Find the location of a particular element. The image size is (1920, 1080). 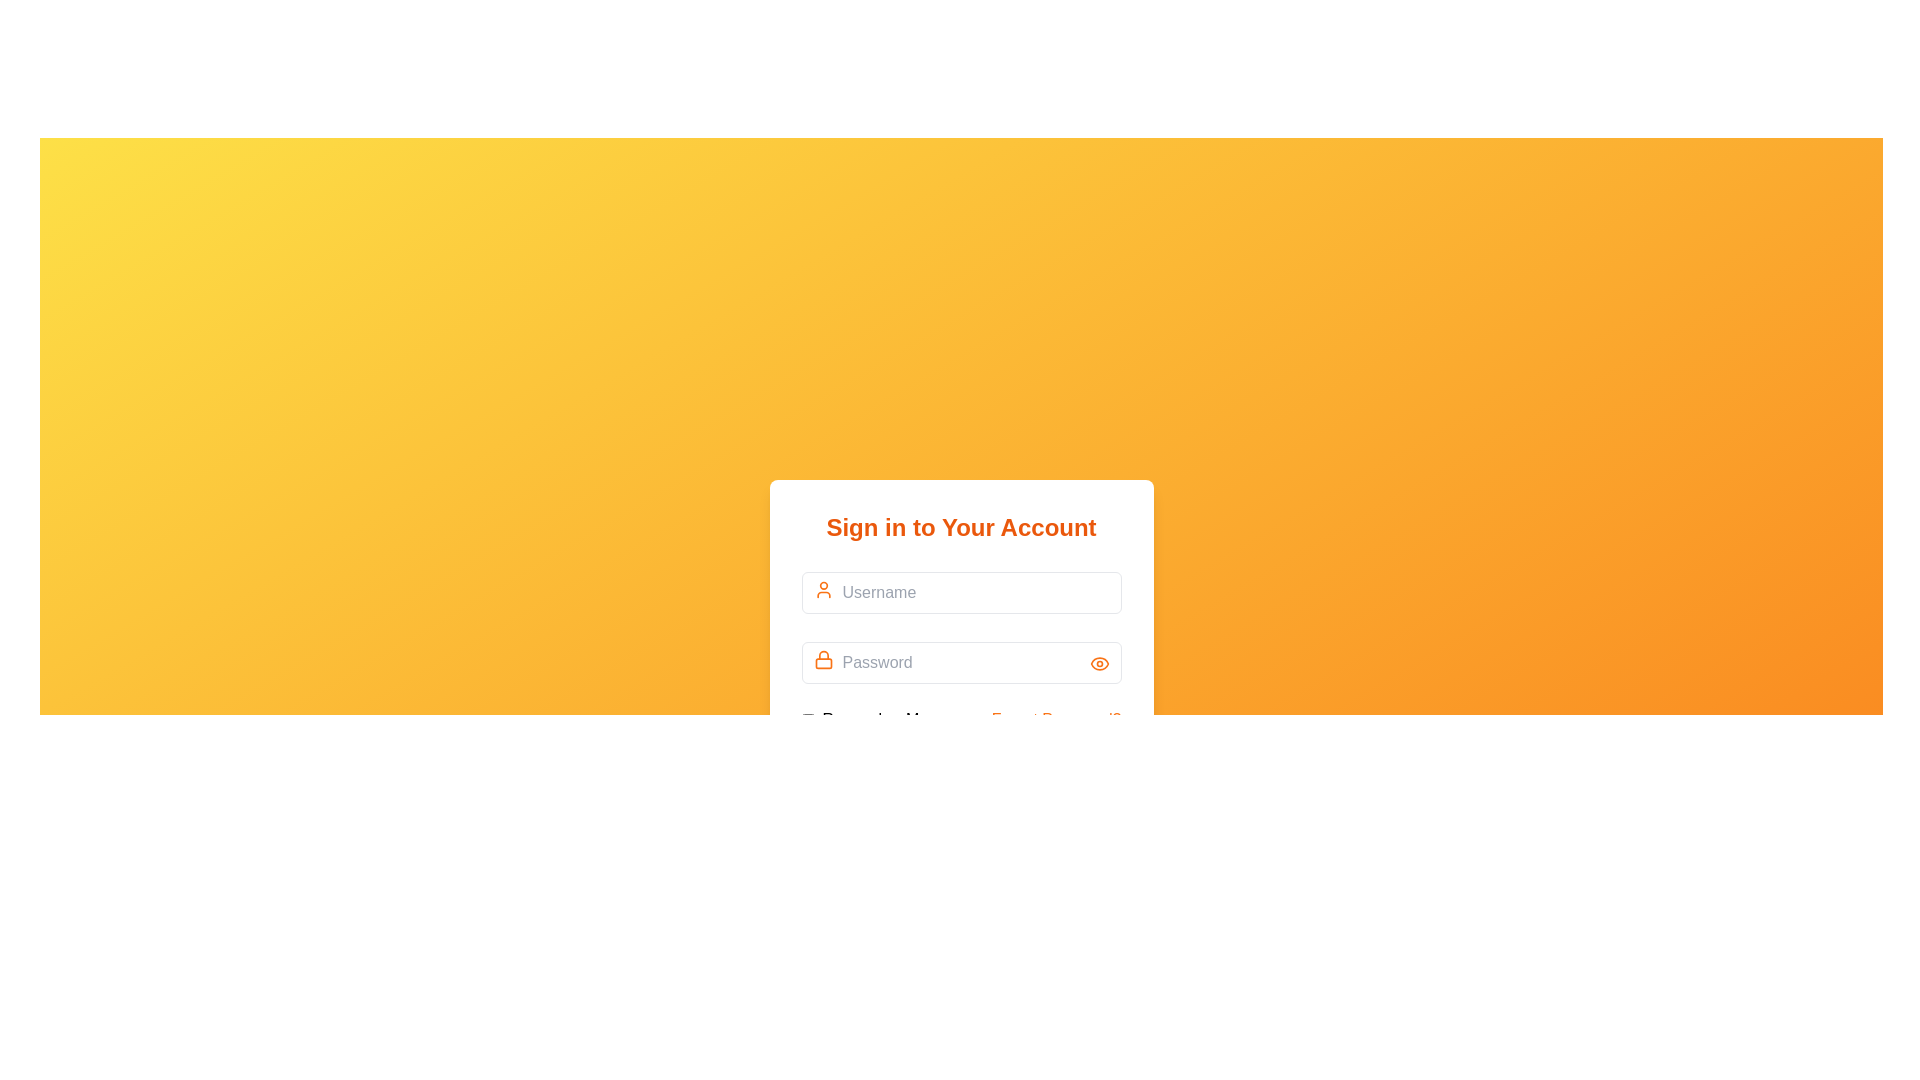

the curved outline of the eye icon located within the password input field in the login form is located at coordinates (1098, 663).